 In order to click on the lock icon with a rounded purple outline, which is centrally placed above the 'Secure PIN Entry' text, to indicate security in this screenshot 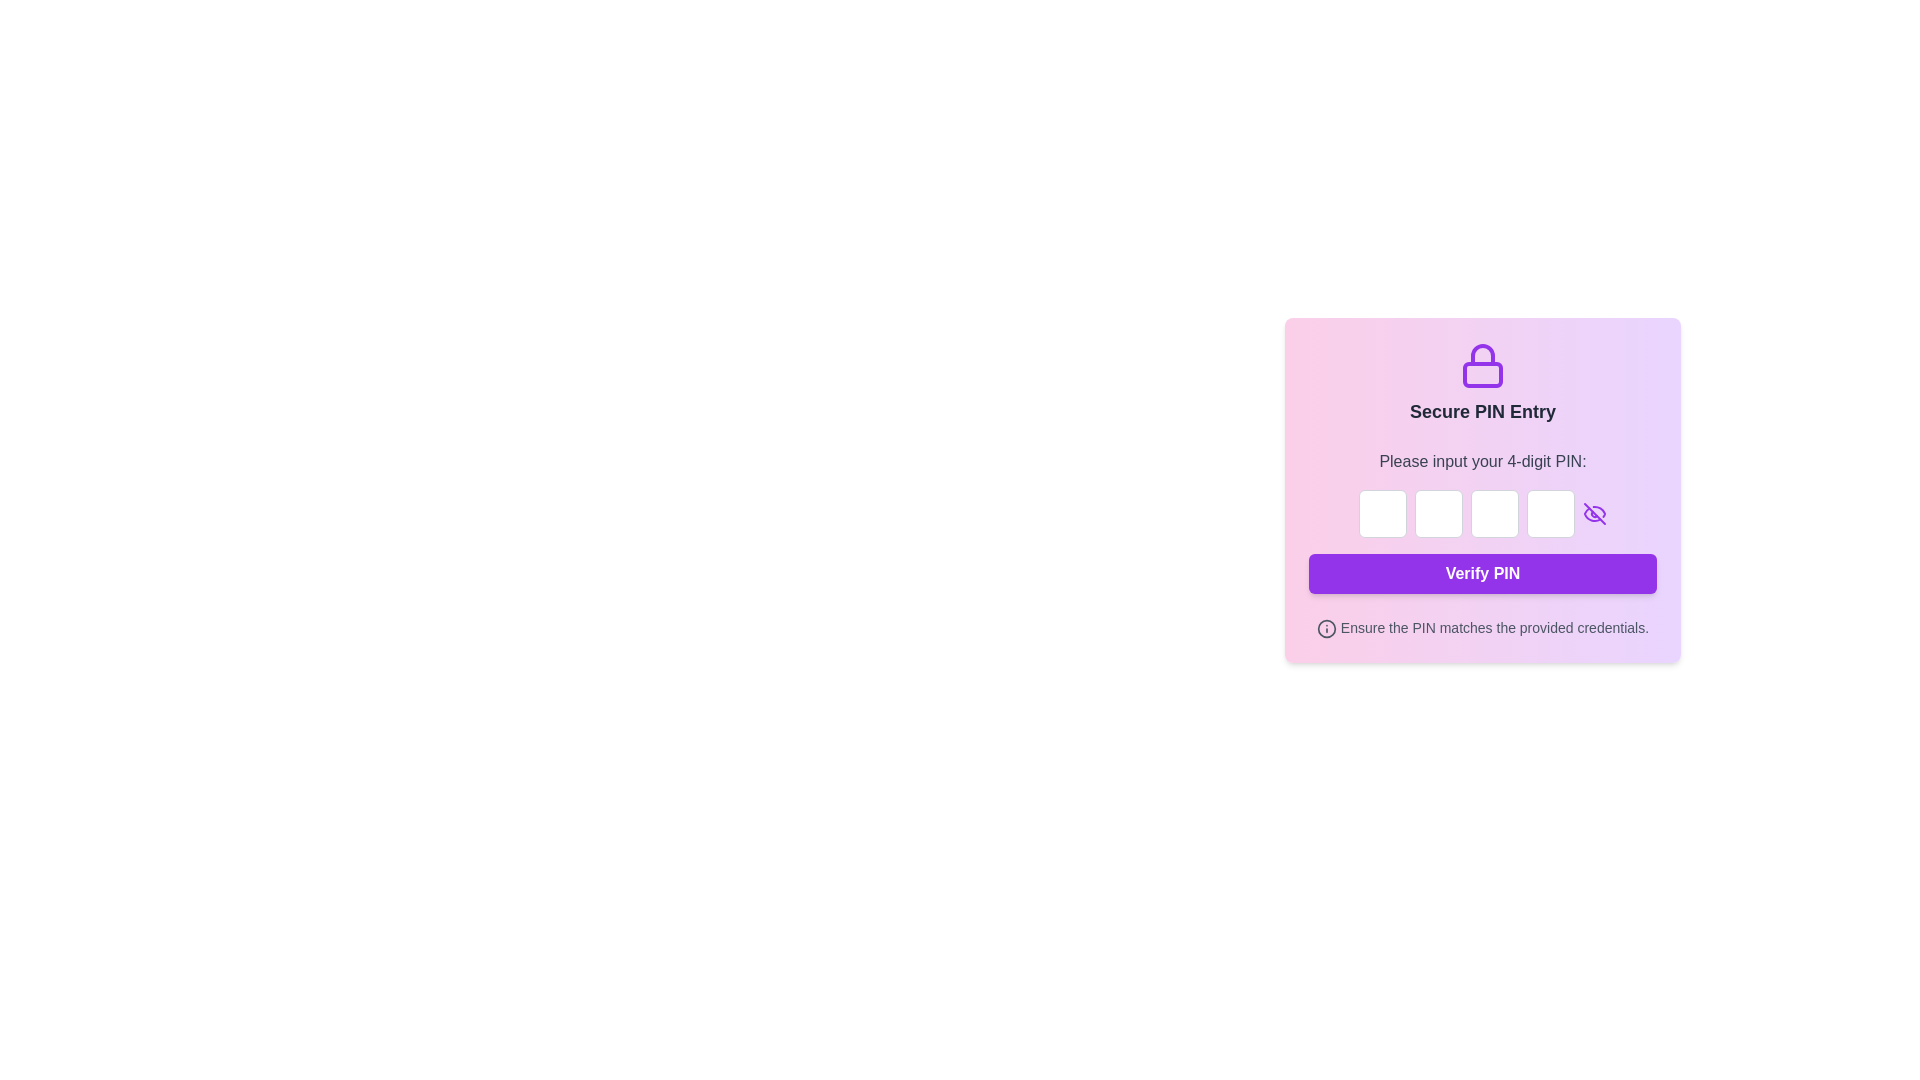, I will do `click(1483, 366)`.